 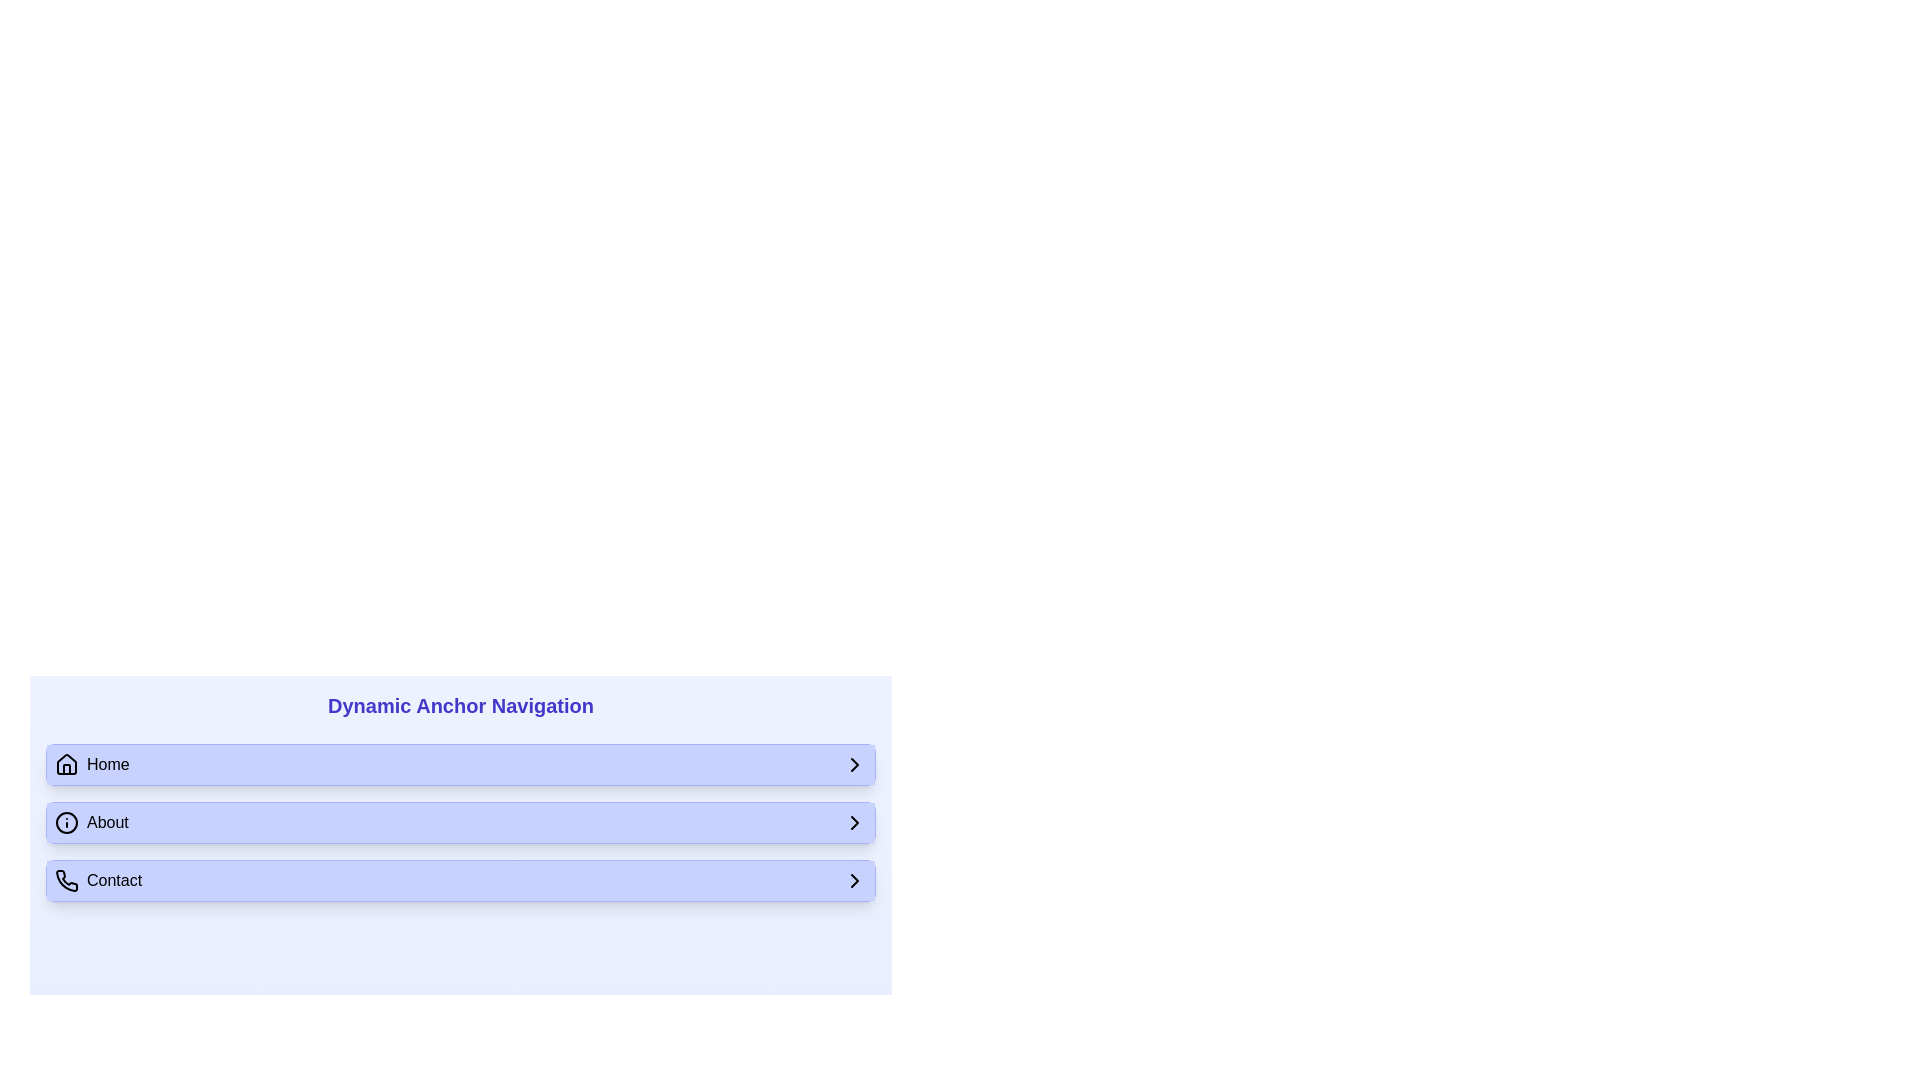 What do you see at coordinates (90, 822) in the screenshot?
I see `the Navigation Link labeled 'About' in the vertically-stacked navigation menu for keyboard navigation` at bounding box center [90, 822].